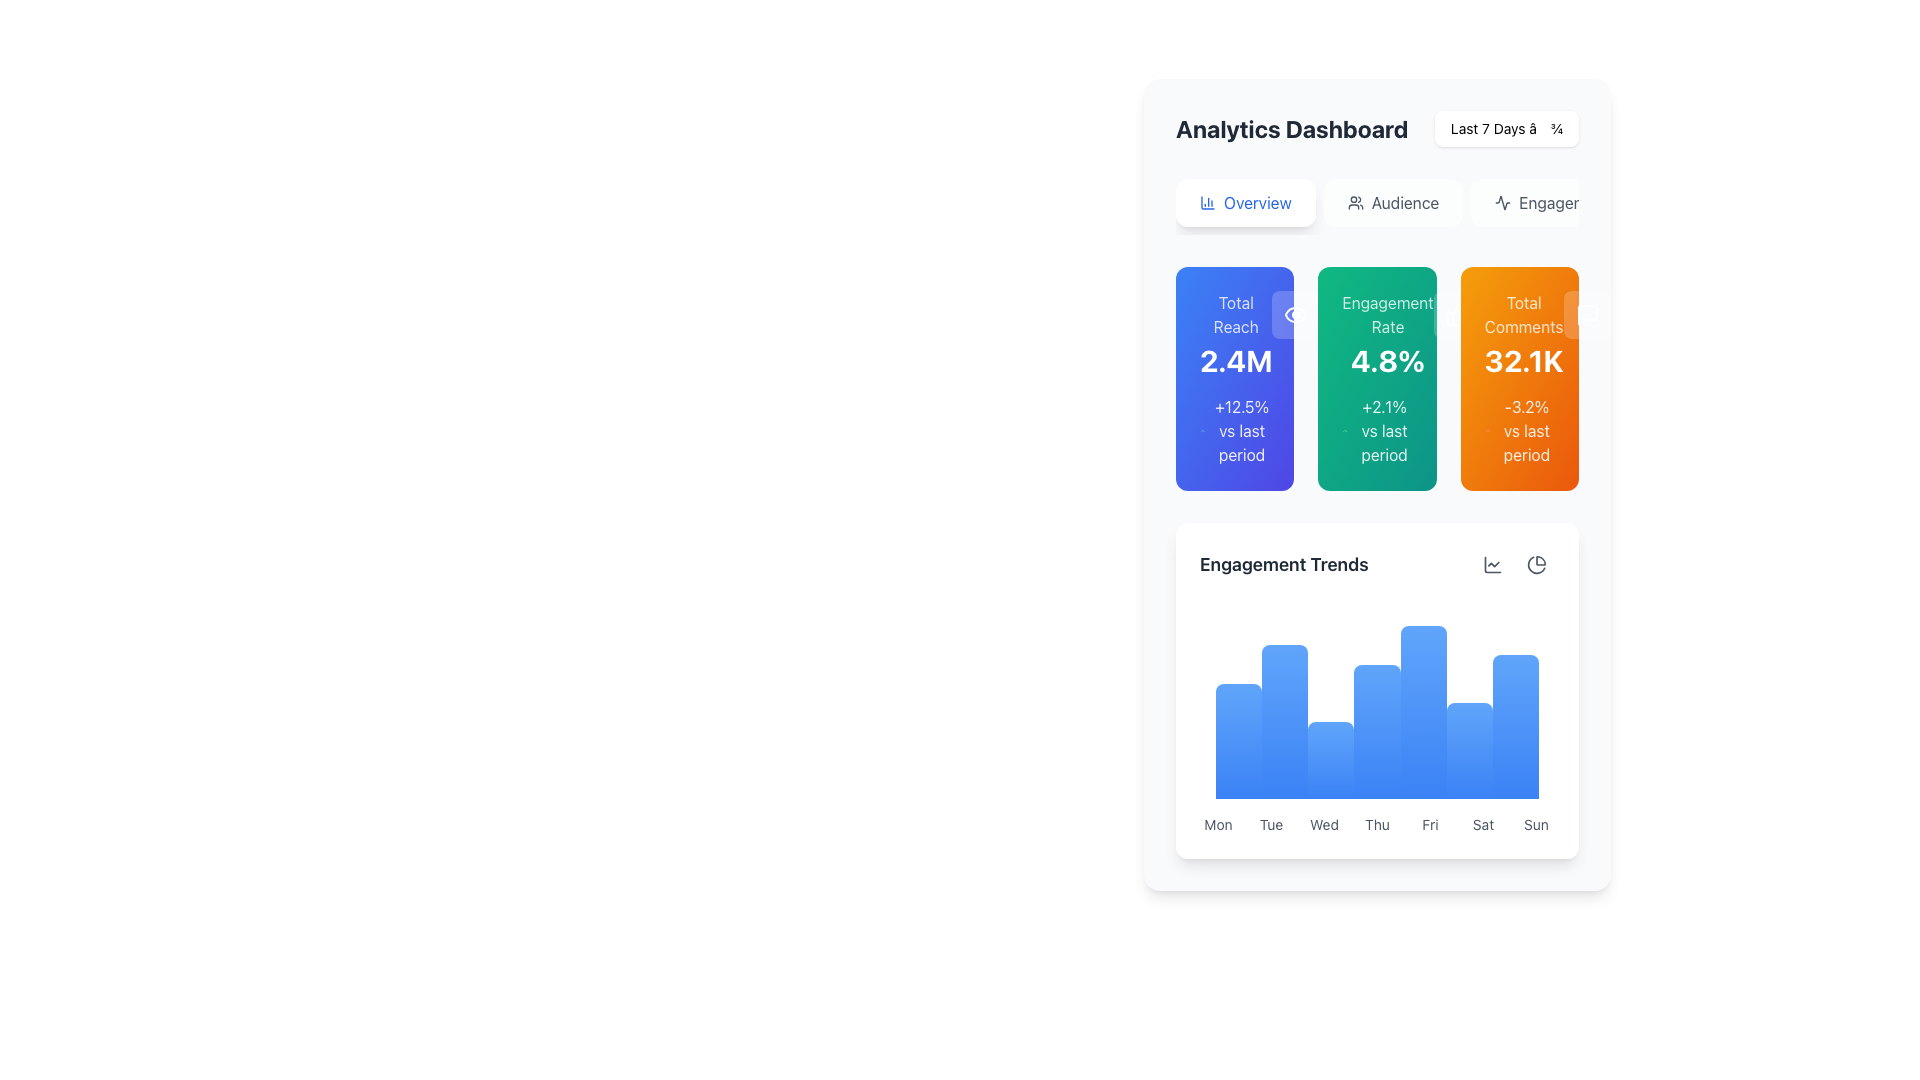 The height and width of the screenshot is (1080, 1920). I want to click on the second bar in the Engagement Trends section of the dashboard, which represents a specific data point or statistic, so click(1285, 722).